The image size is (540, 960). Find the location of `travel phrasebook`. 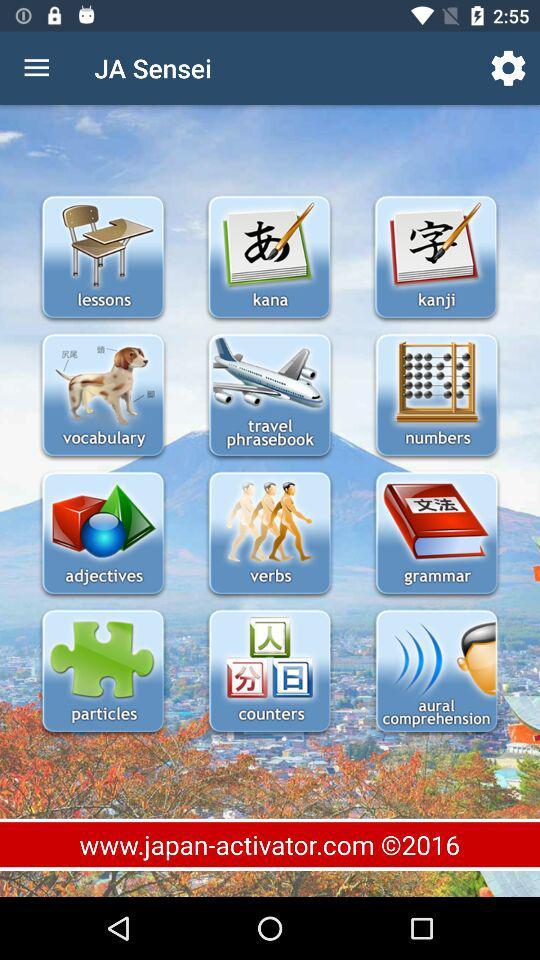

travel phrasebook is located at coordinates (269, 396).